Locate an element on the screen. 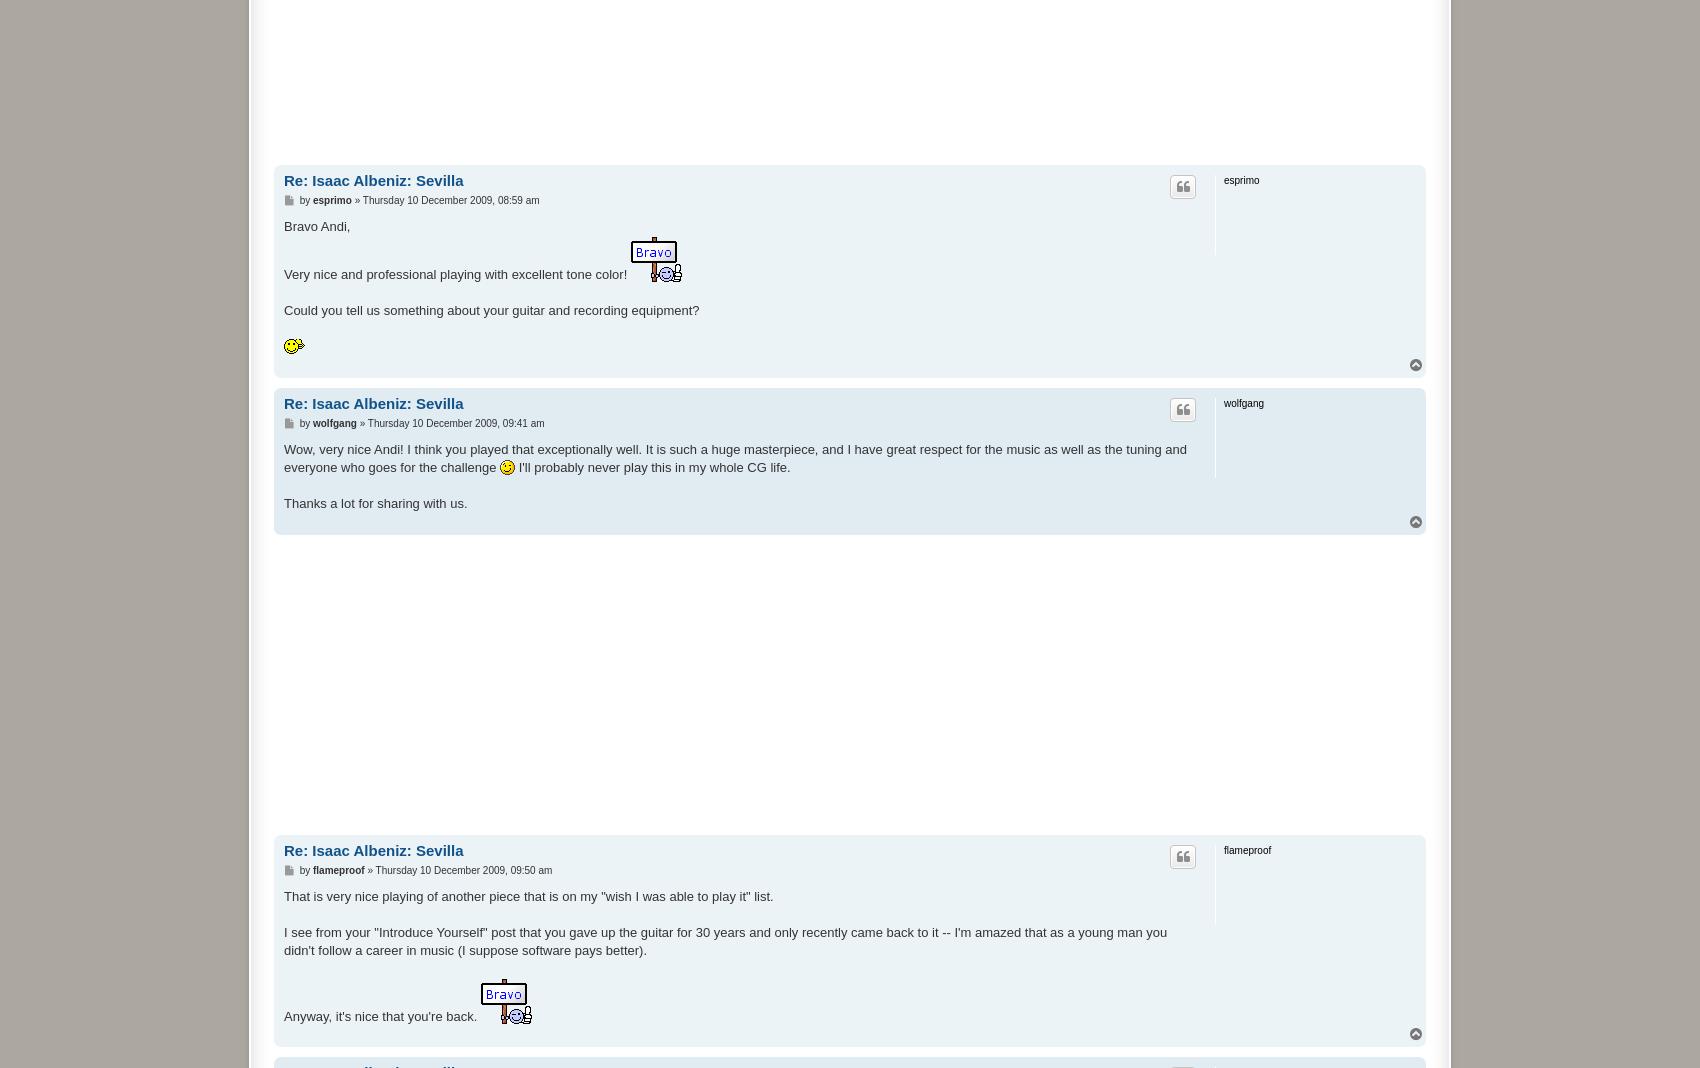  'Anyway, it's nice that you're back.' is located at coordinates (284, 1015).